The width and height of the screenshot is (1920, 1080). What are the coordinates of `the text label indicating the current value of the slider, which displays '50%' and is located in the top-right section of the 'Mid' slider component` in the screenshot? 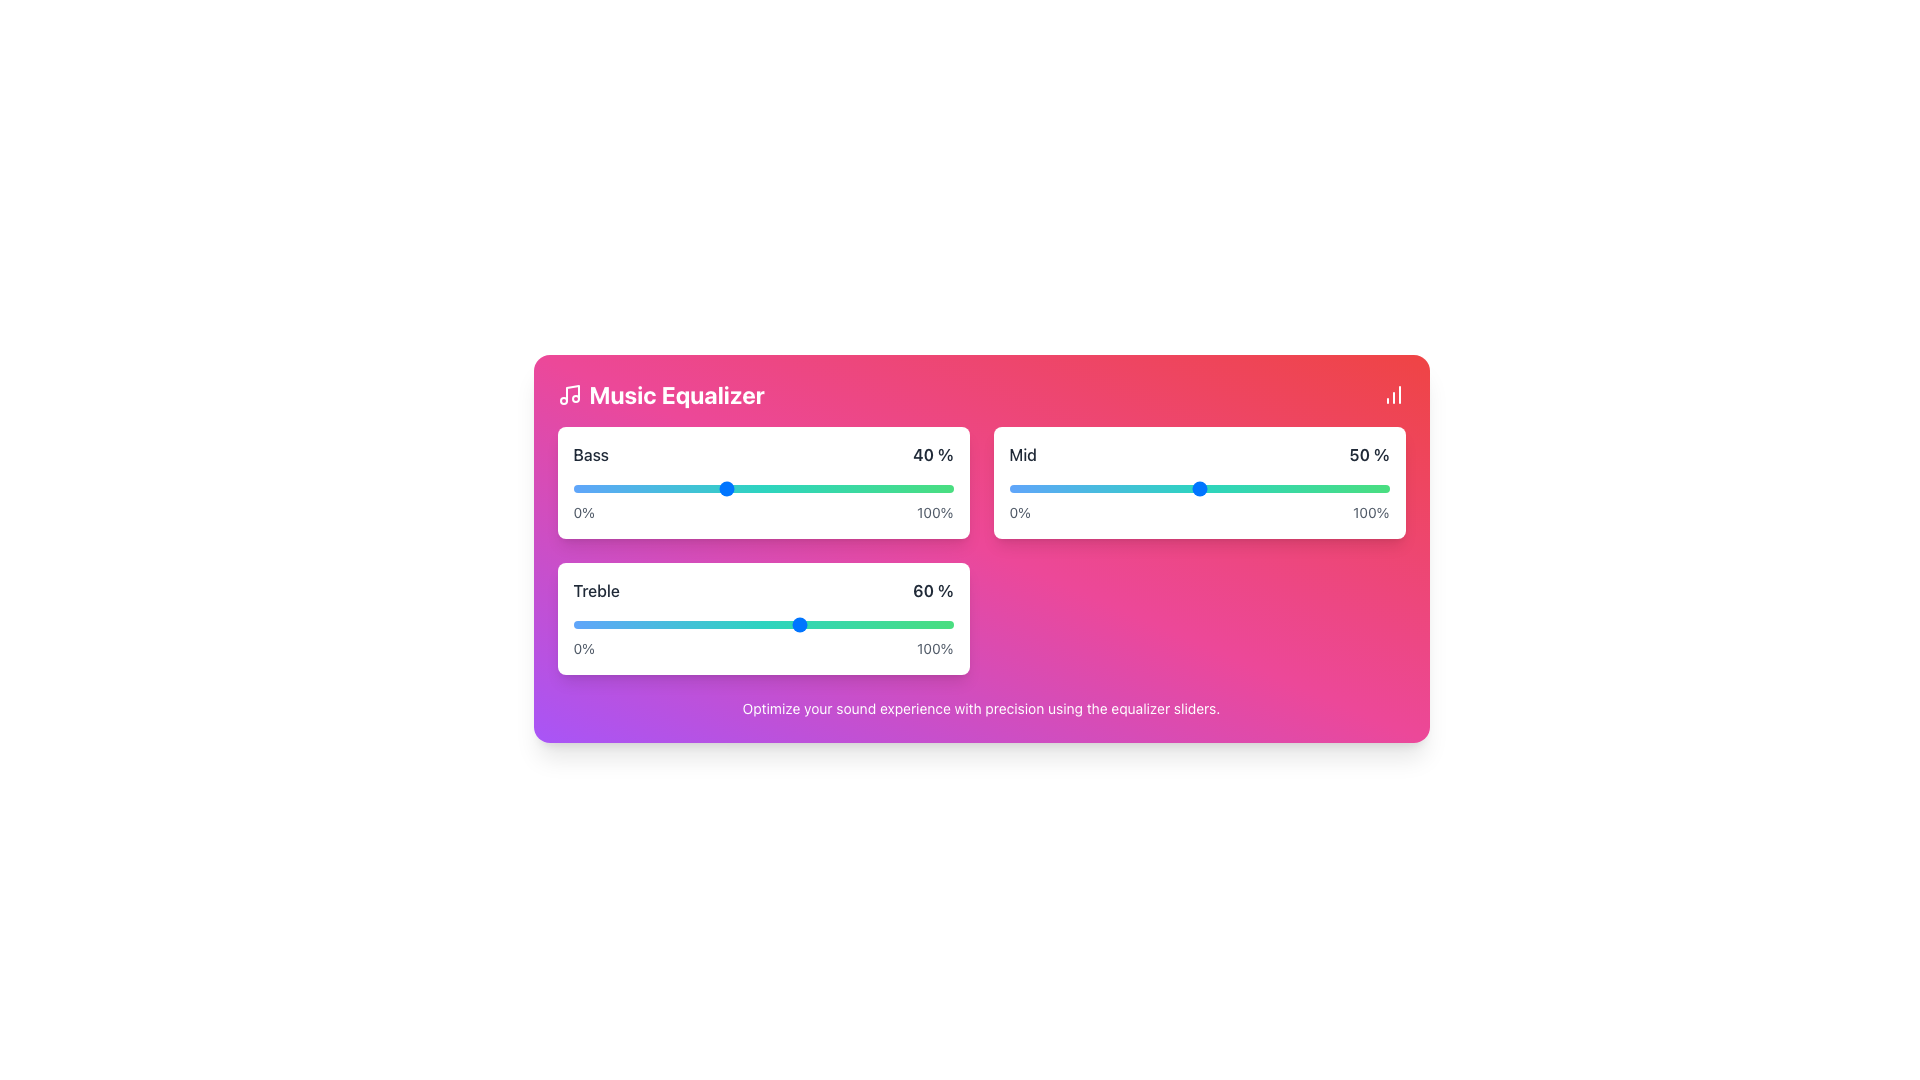 It's located at (1368, 455).